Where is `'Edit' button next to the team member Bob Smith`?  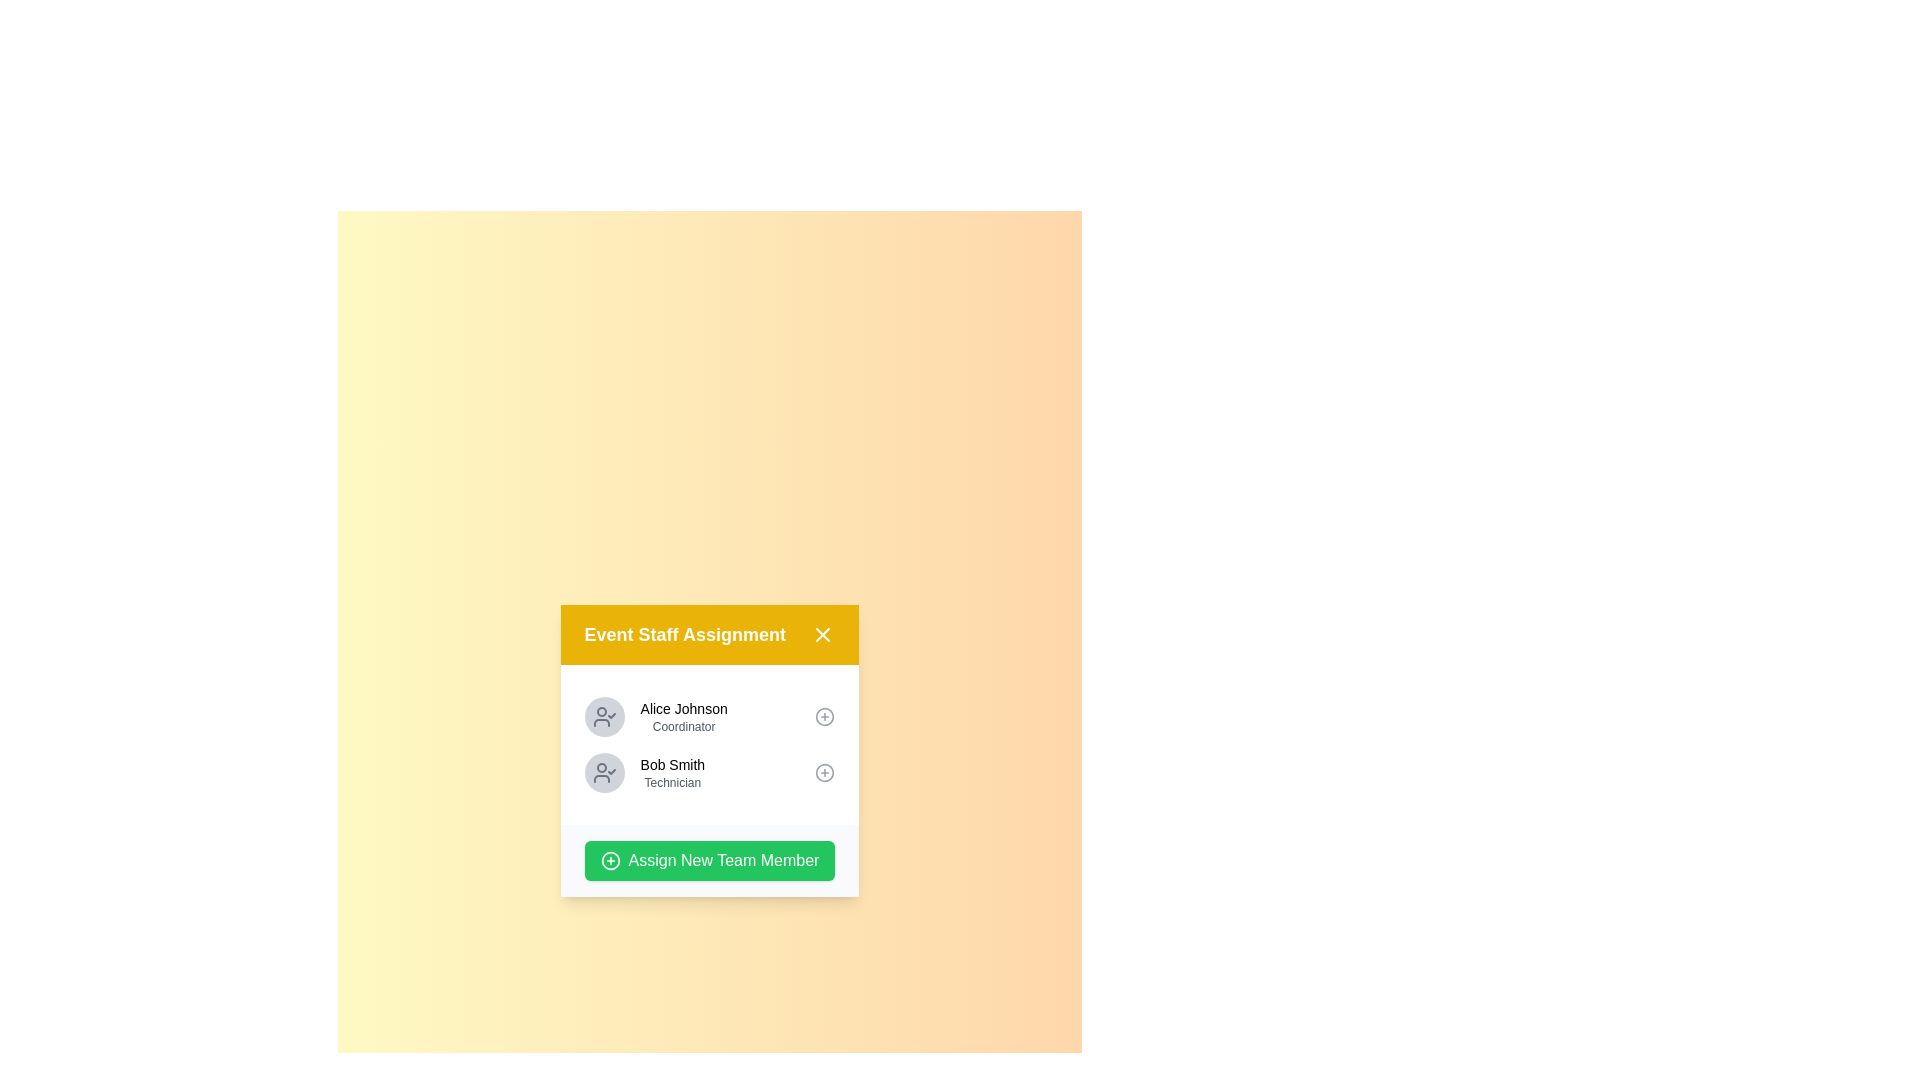 'Edit' button next to the team member Bob Smith is located at coordinates (825, 771).